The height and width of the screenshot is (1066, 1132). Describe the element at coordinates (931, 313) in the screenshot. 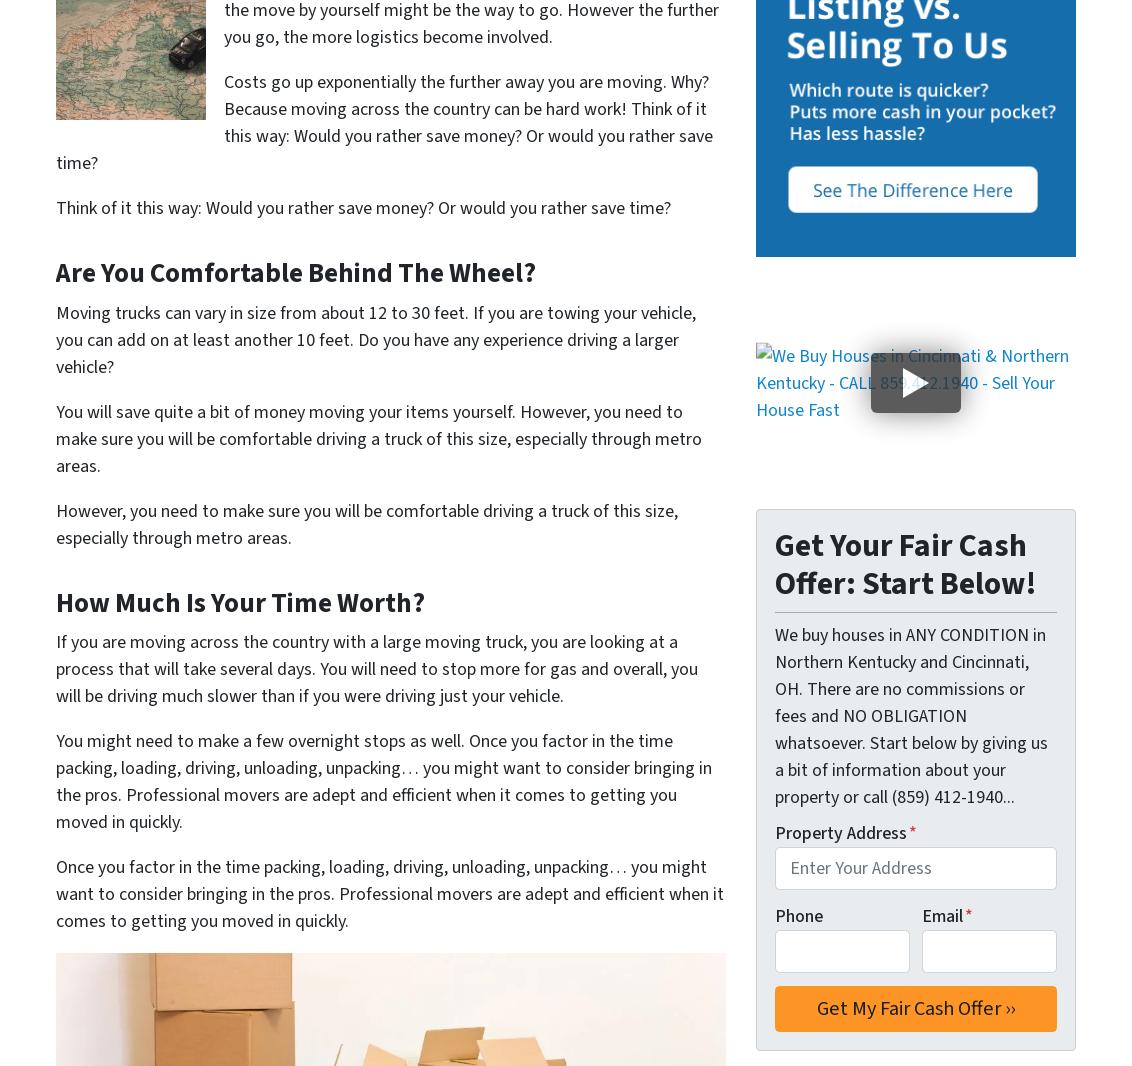

I see `'Mount Washington'` at that location.